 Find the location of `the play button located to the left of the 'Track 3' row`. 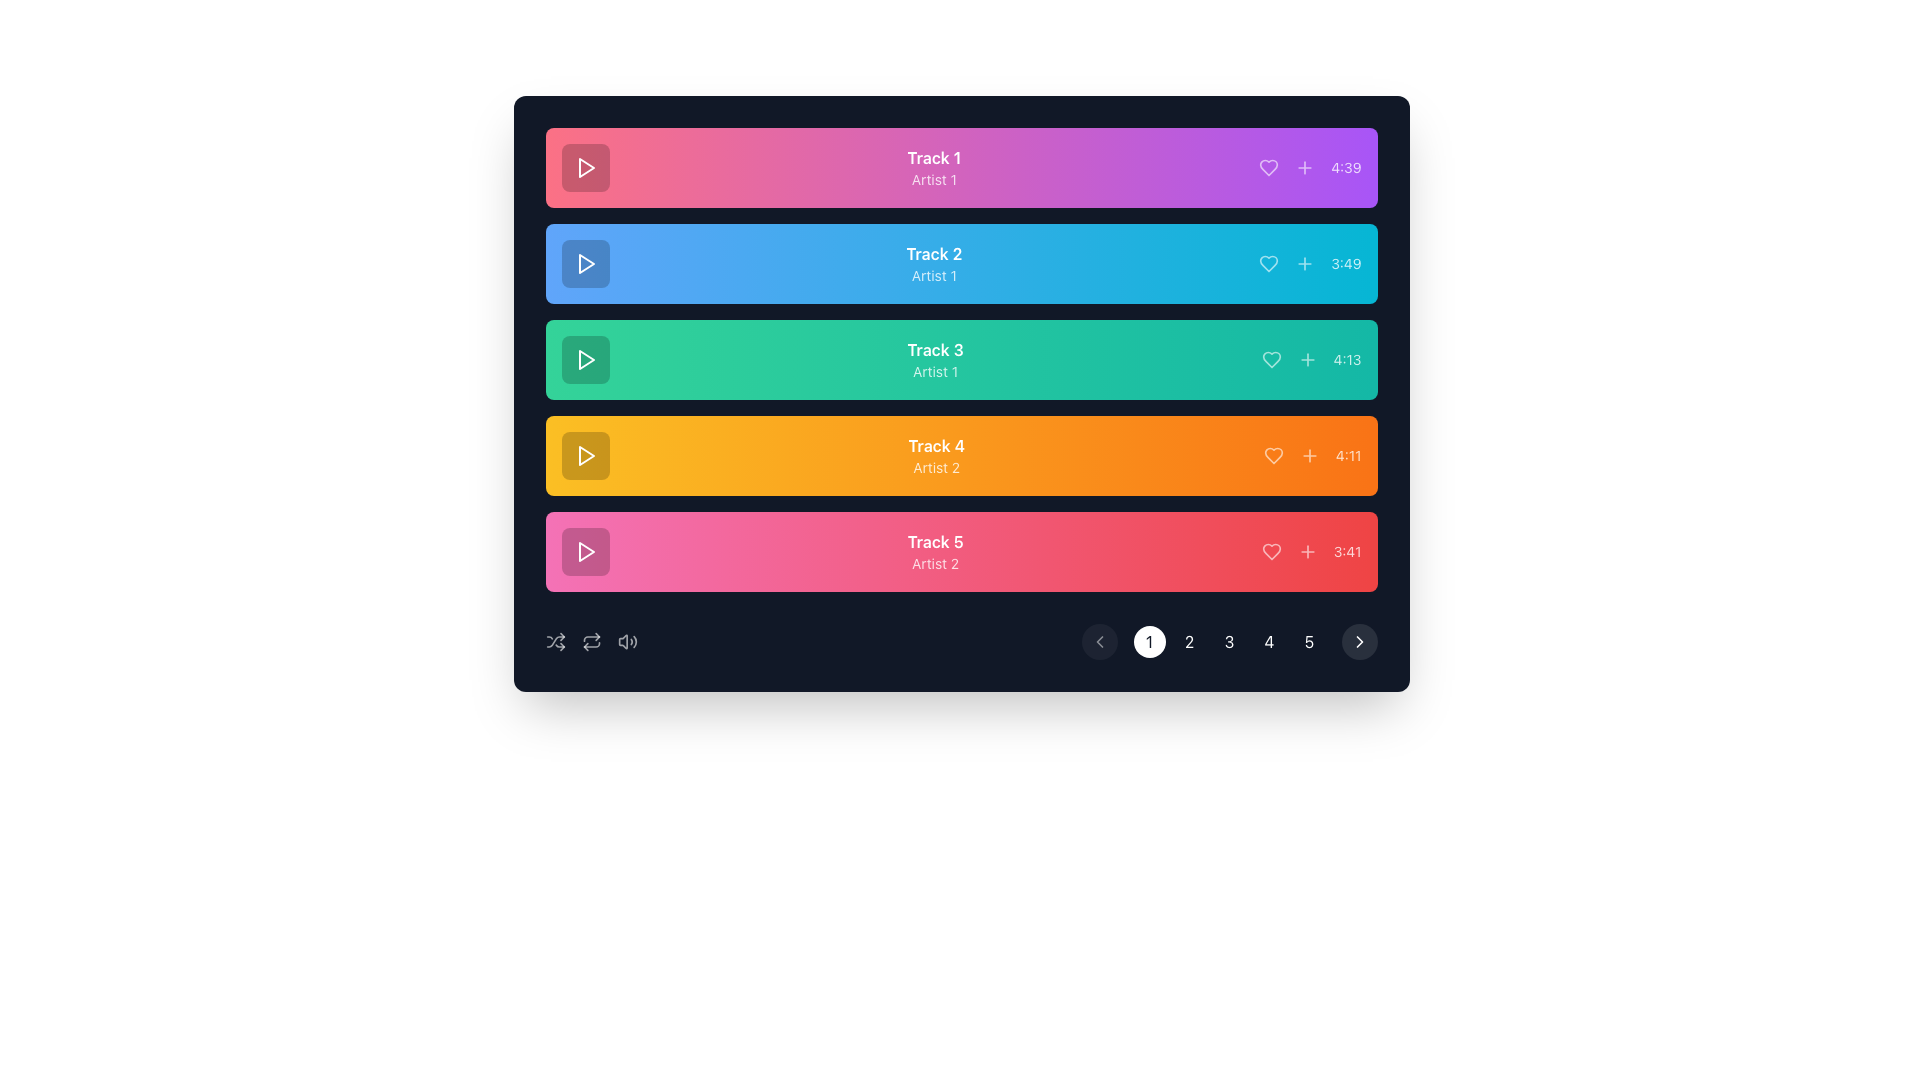

the play button located to the left of the 'Track 3' row is located at coordinates (584, 358).